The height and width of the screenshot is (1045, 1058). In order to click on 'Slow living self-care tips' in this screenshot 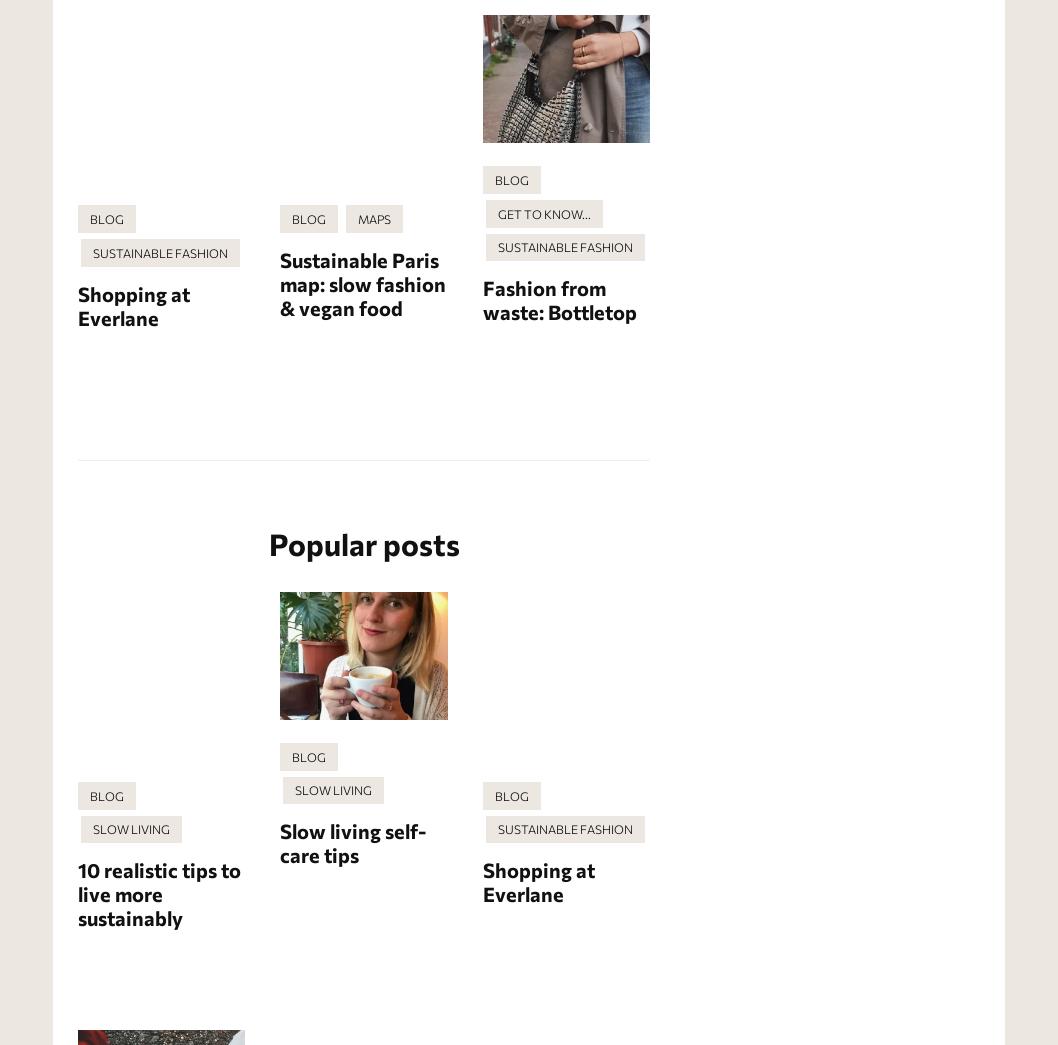, I will do `click(353, 842)`.